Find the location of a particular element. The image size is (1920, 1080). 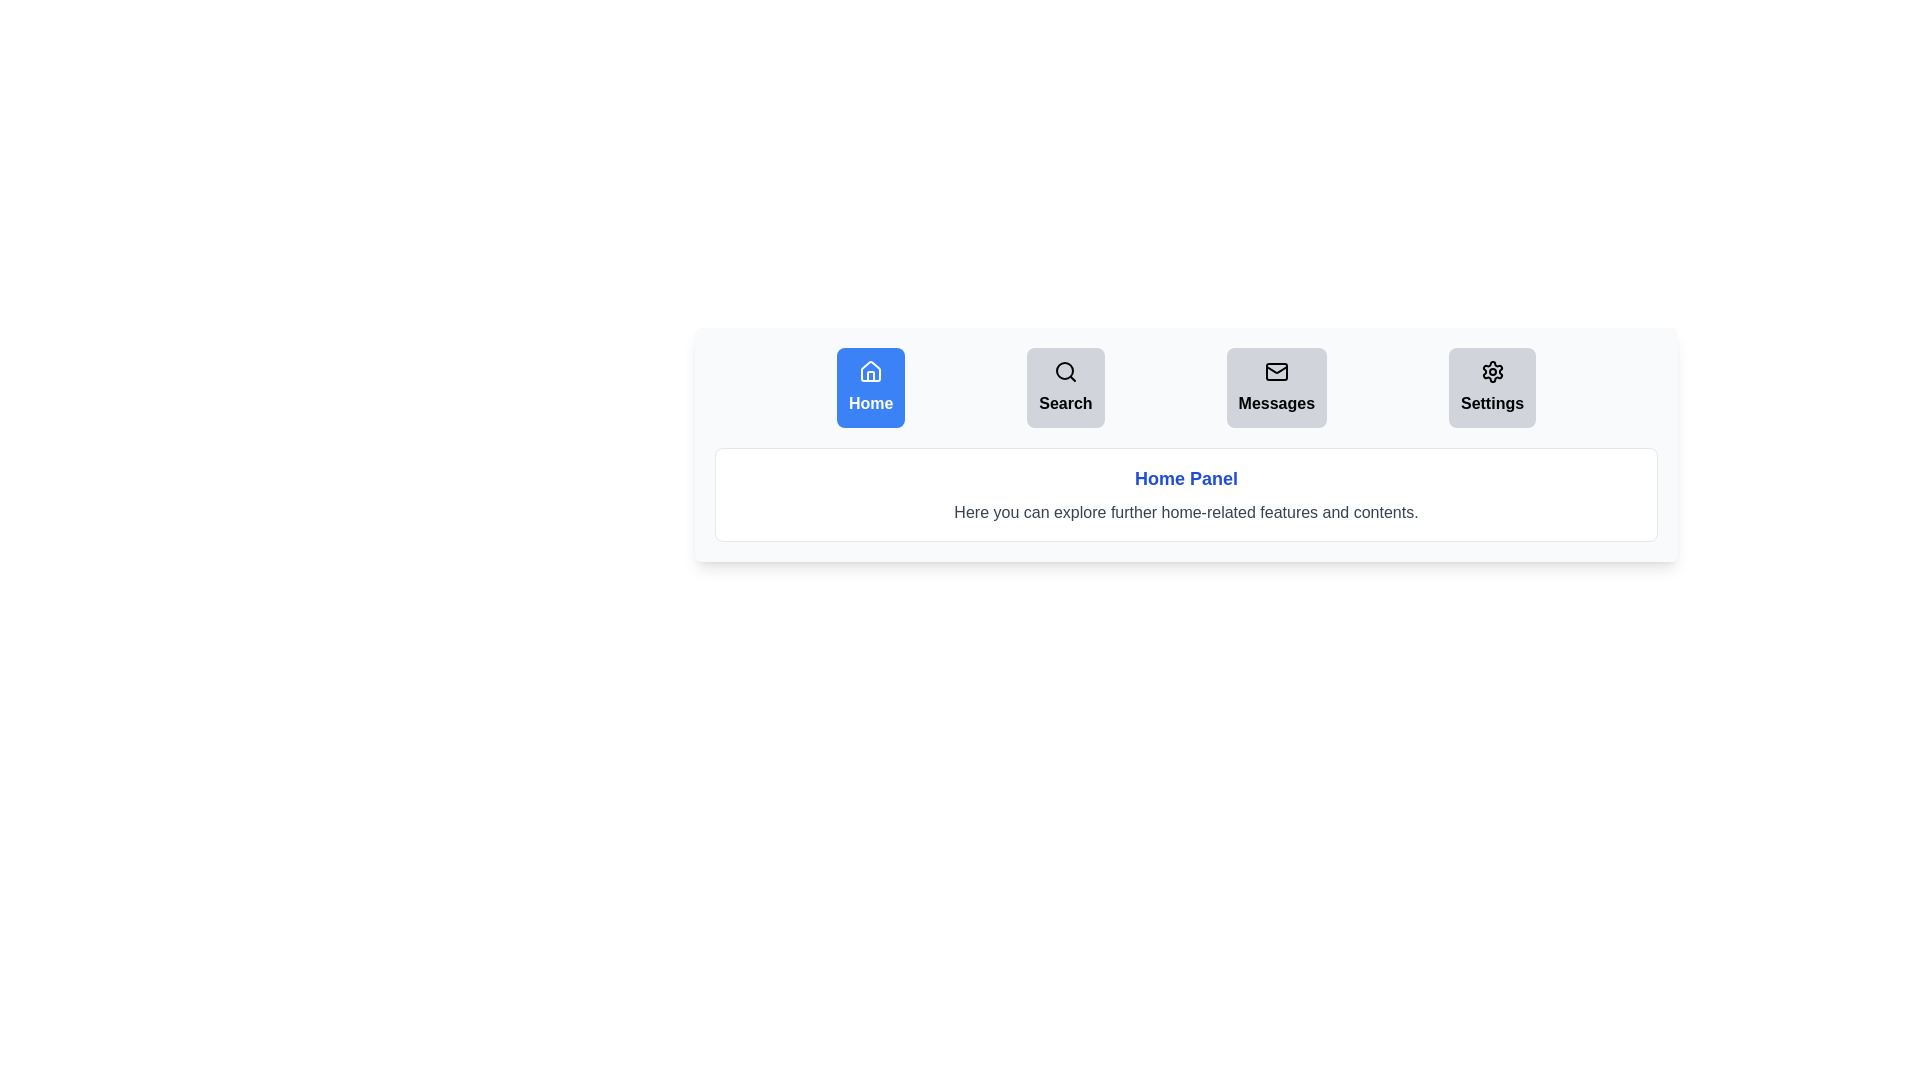

the Static Text element located beneath the title 'Home Panel' in the 'Home Panel' section is located at coordinates (1186, 512).